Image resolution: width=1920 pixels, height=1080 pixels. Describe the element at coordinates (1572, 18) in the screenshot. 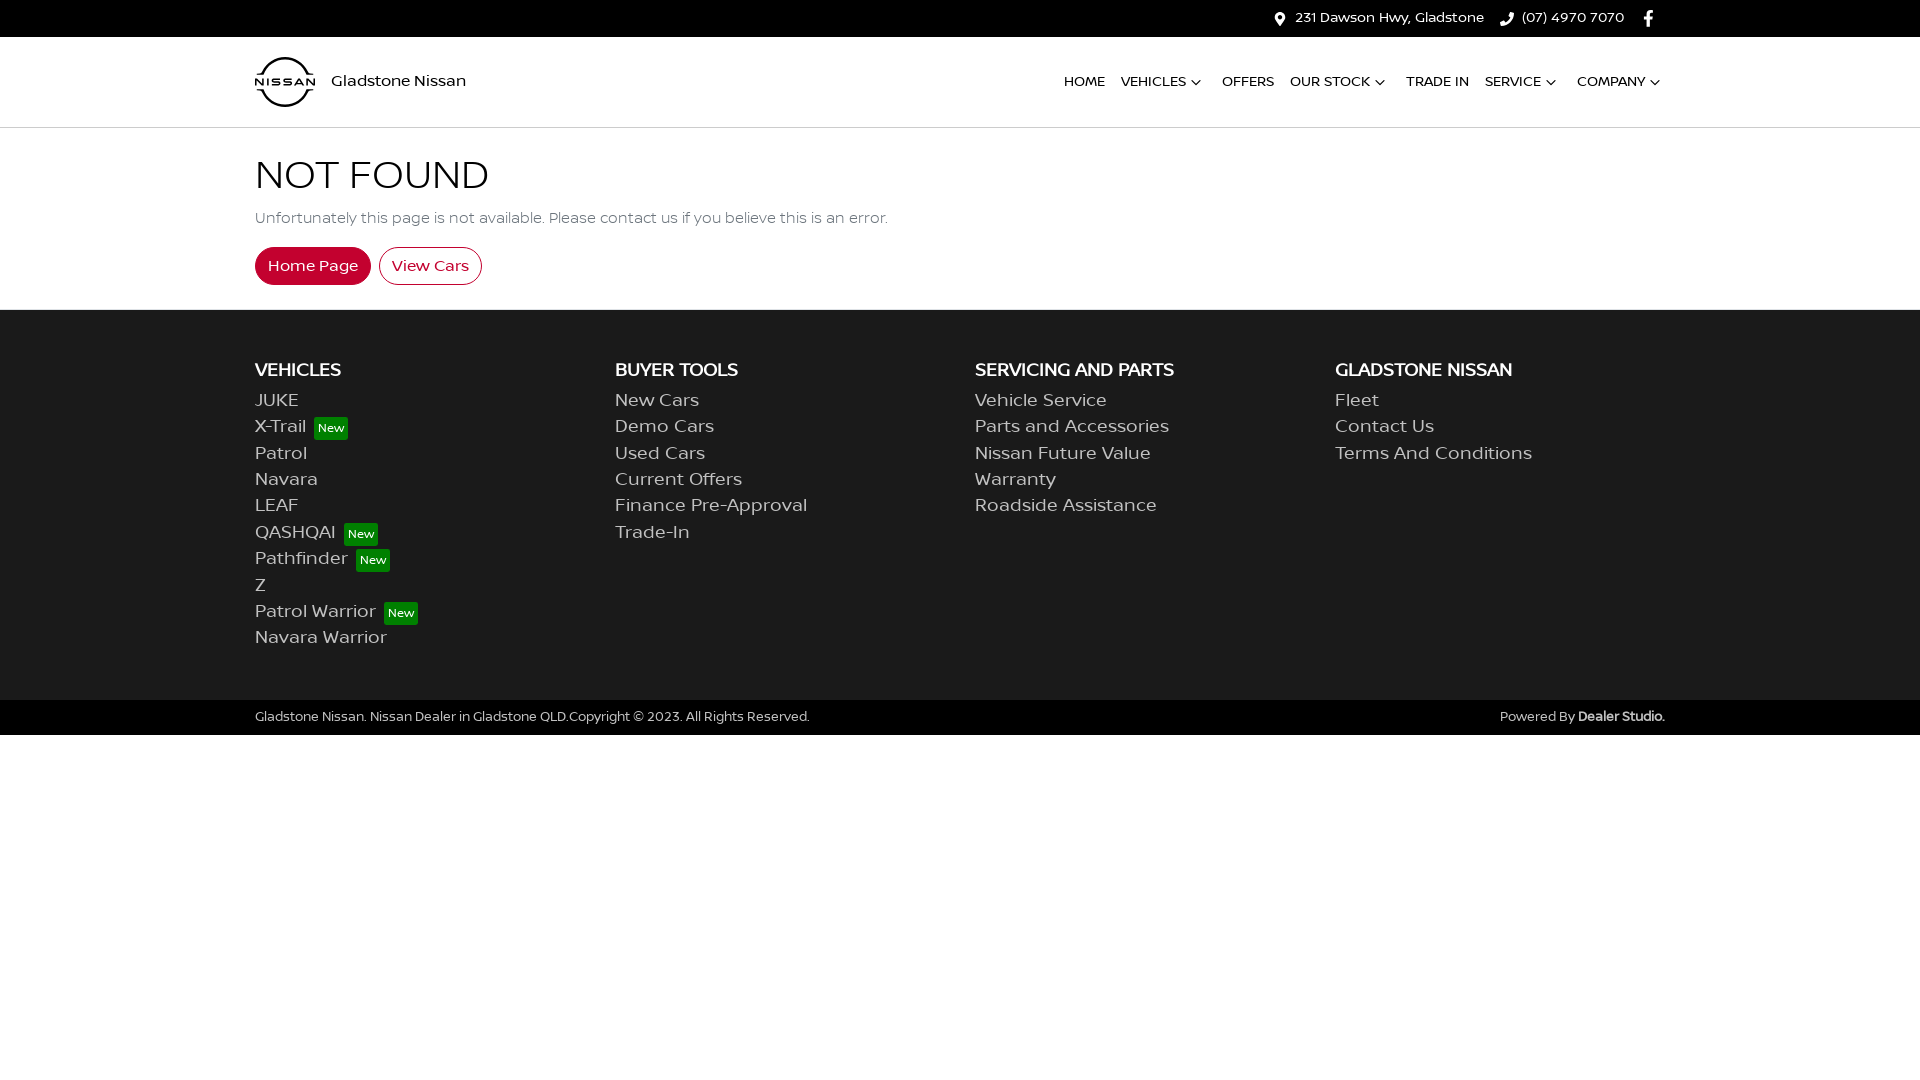

I see `'(07) 4970 7070'` at that location.